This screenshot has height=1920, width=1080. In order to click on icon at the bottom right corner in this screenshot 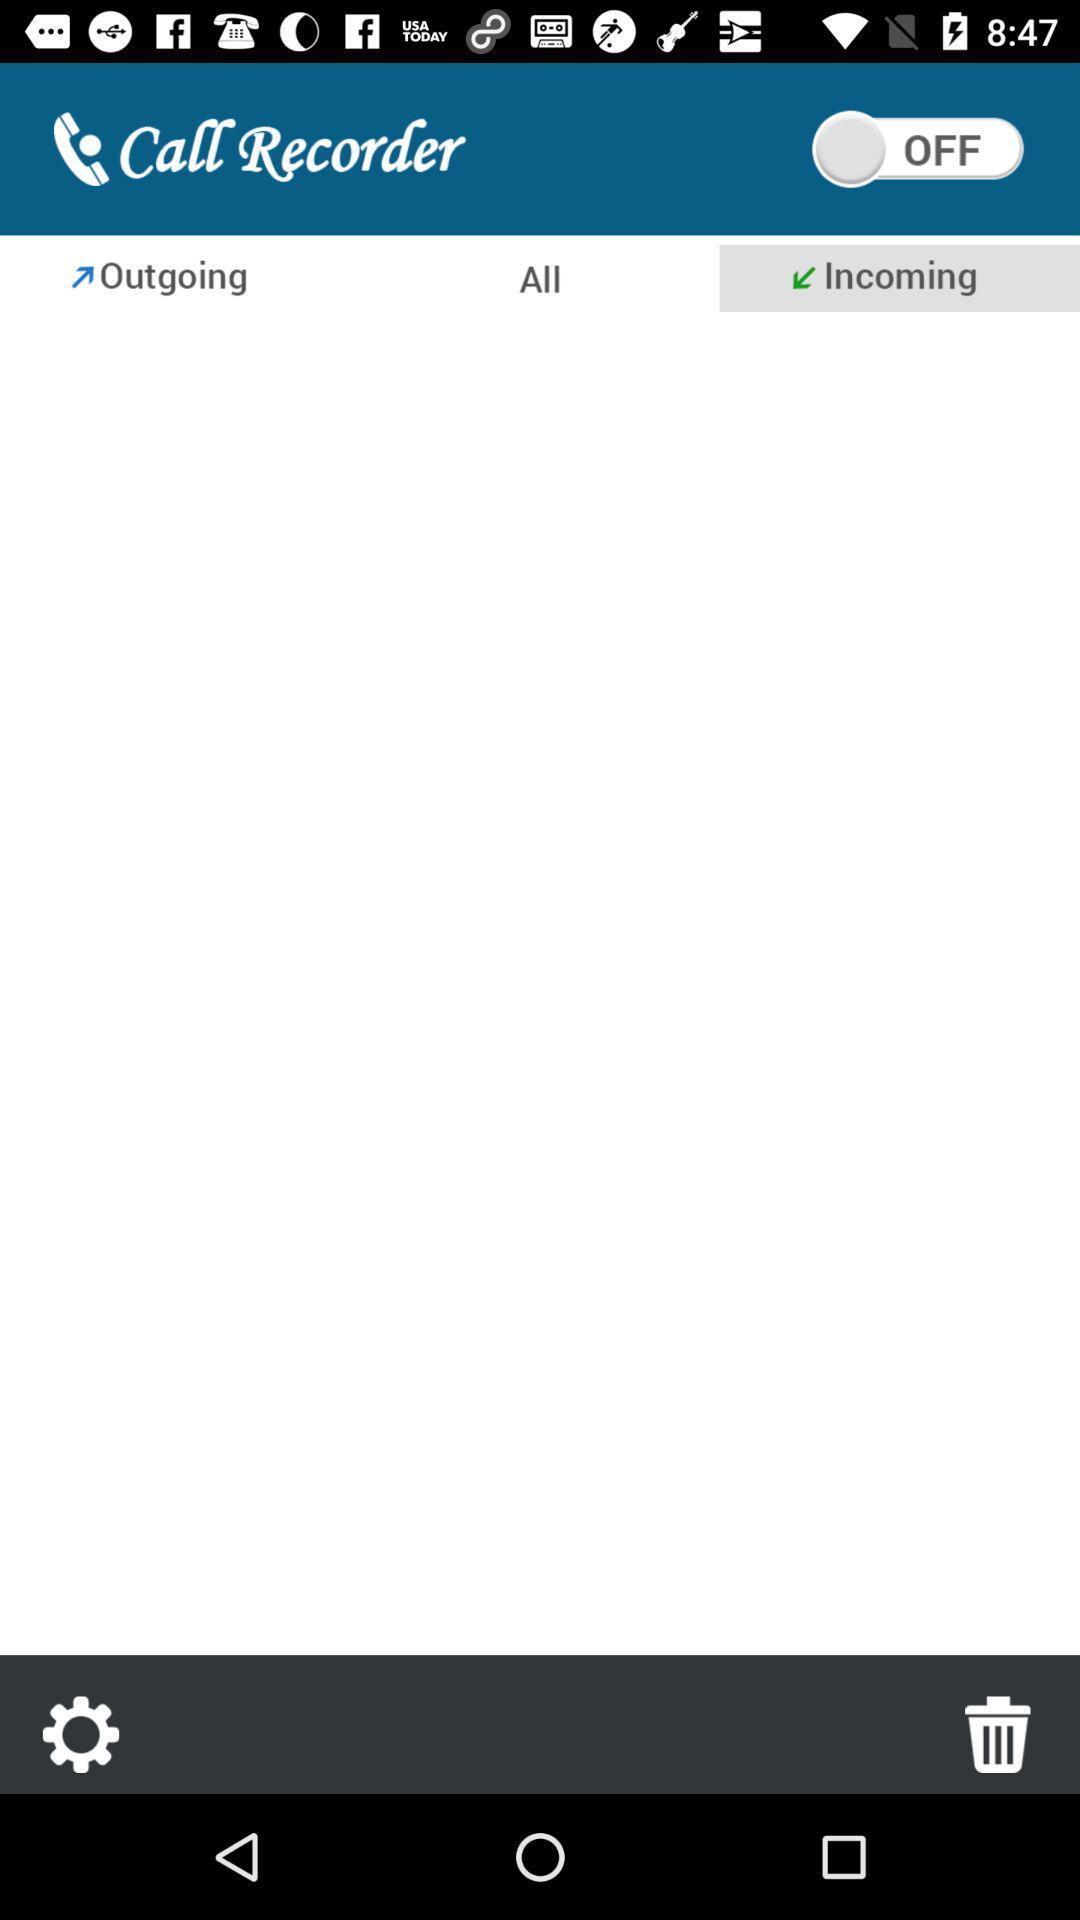, I will do `click(998, 1733)`.